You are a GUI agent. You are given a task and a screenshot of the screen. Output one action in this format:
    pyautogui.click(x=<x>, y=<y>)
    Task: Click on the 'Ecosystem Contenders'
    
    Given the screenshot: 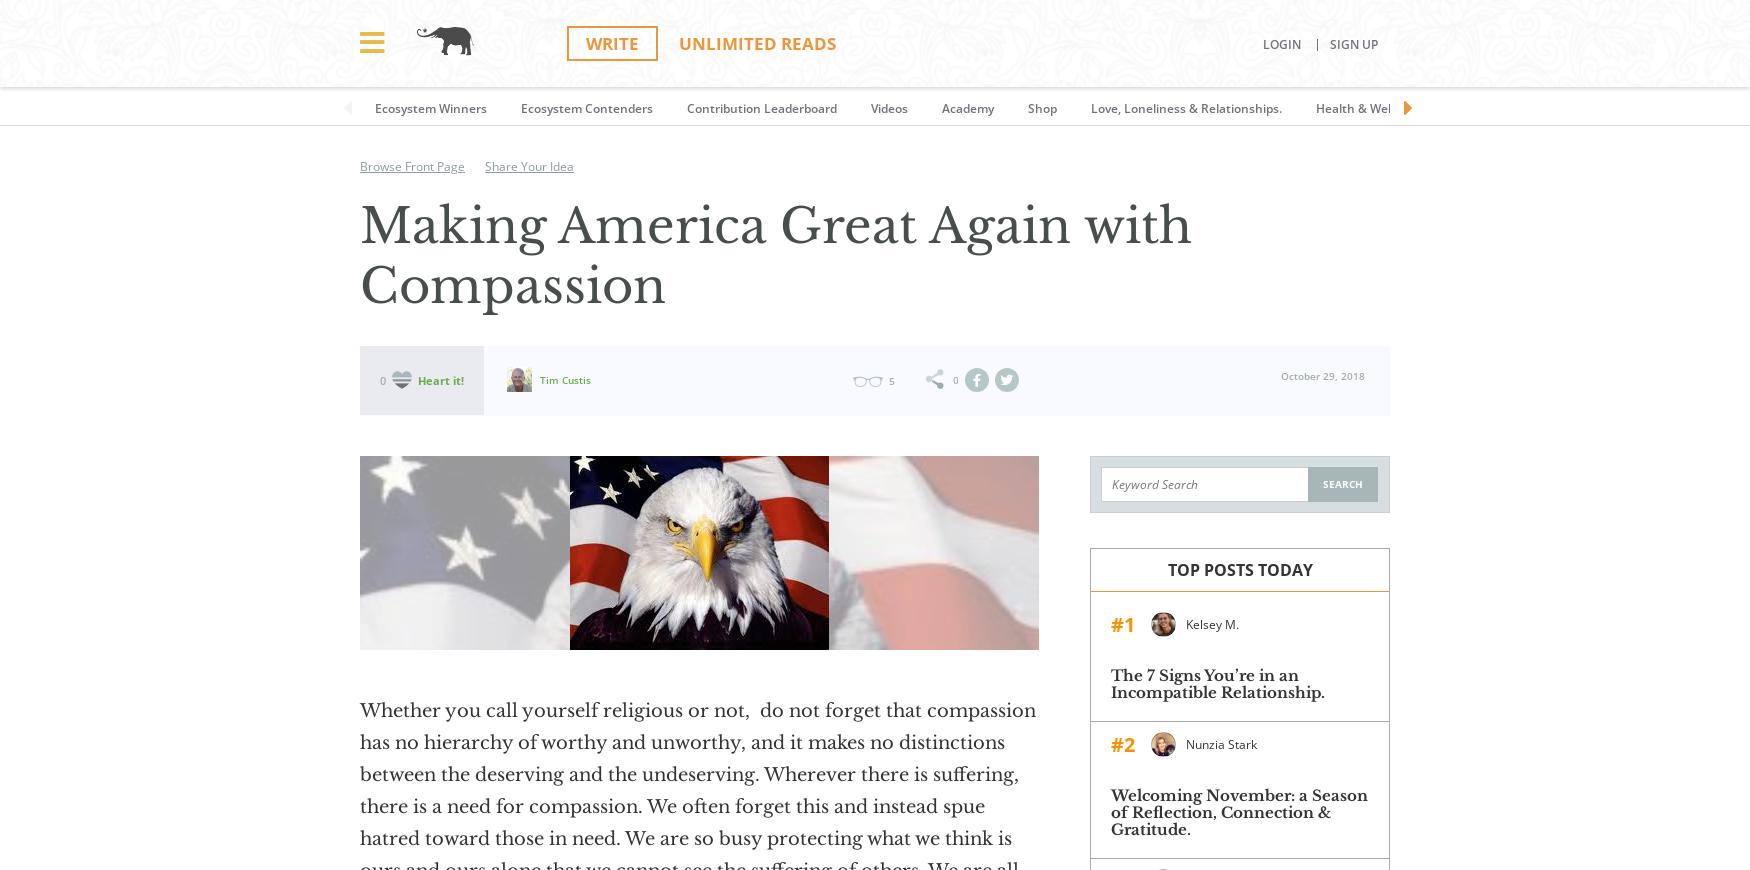 What is the action you would take?
    pyautogui.click(x=519, y=107)
    